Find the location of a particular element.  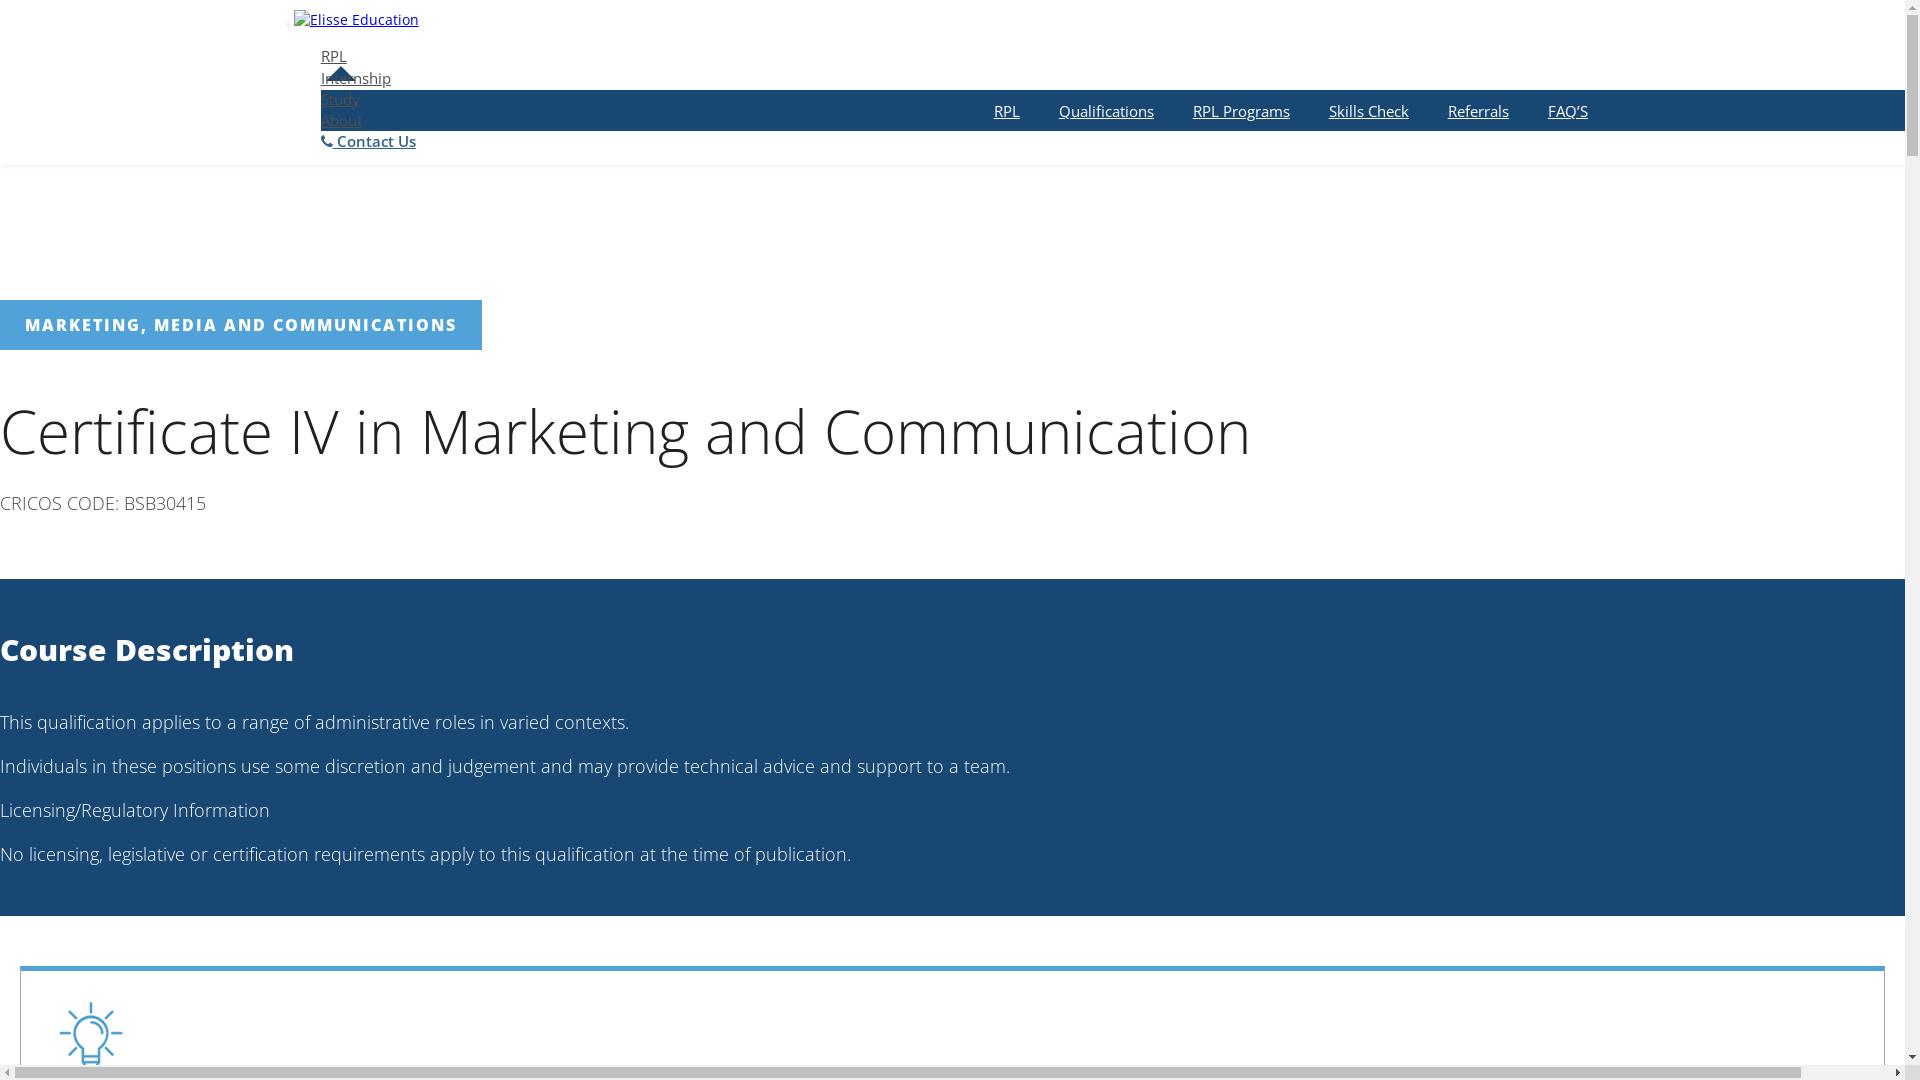

'Referrals' is located at coordinates (1478, 111).